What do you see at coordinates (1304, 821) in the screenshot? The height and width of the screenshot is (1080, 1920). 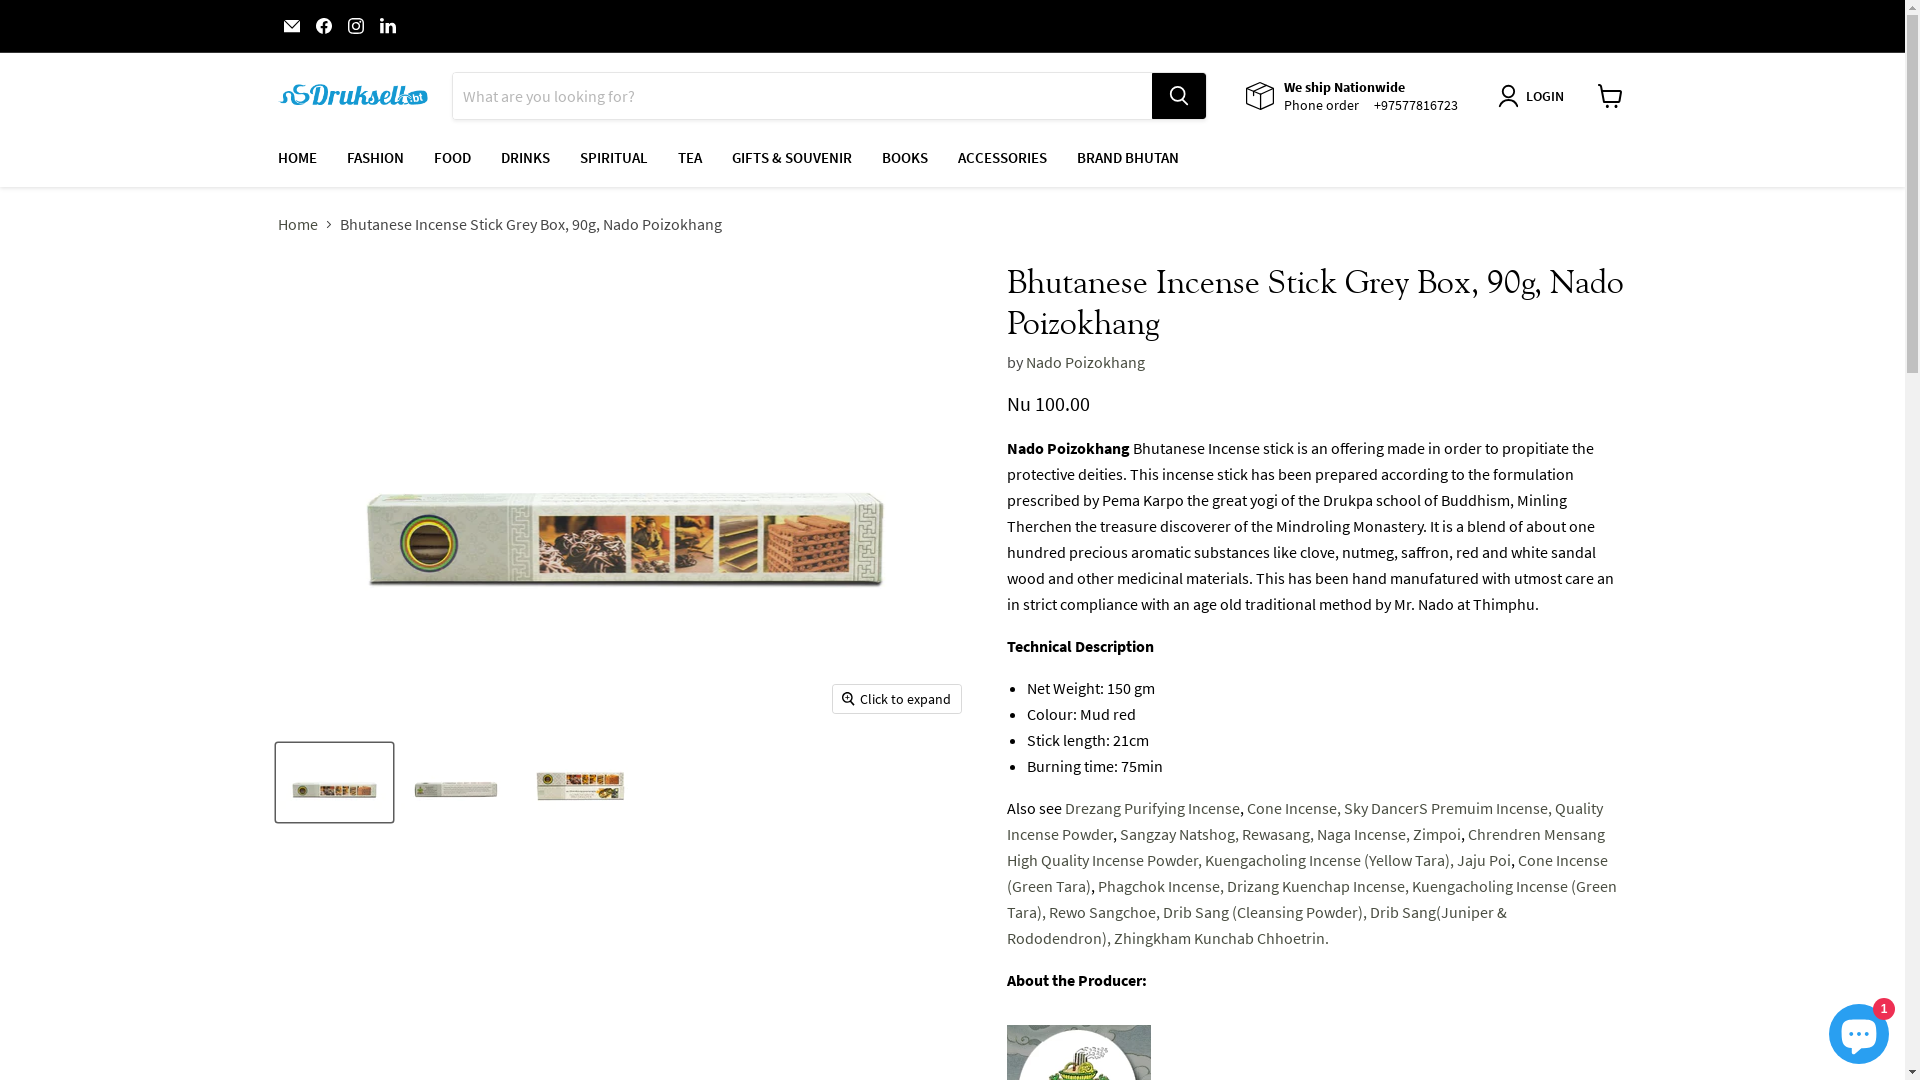 I see `'Quality Incense Powder'` at bounding box center [1304, 821].